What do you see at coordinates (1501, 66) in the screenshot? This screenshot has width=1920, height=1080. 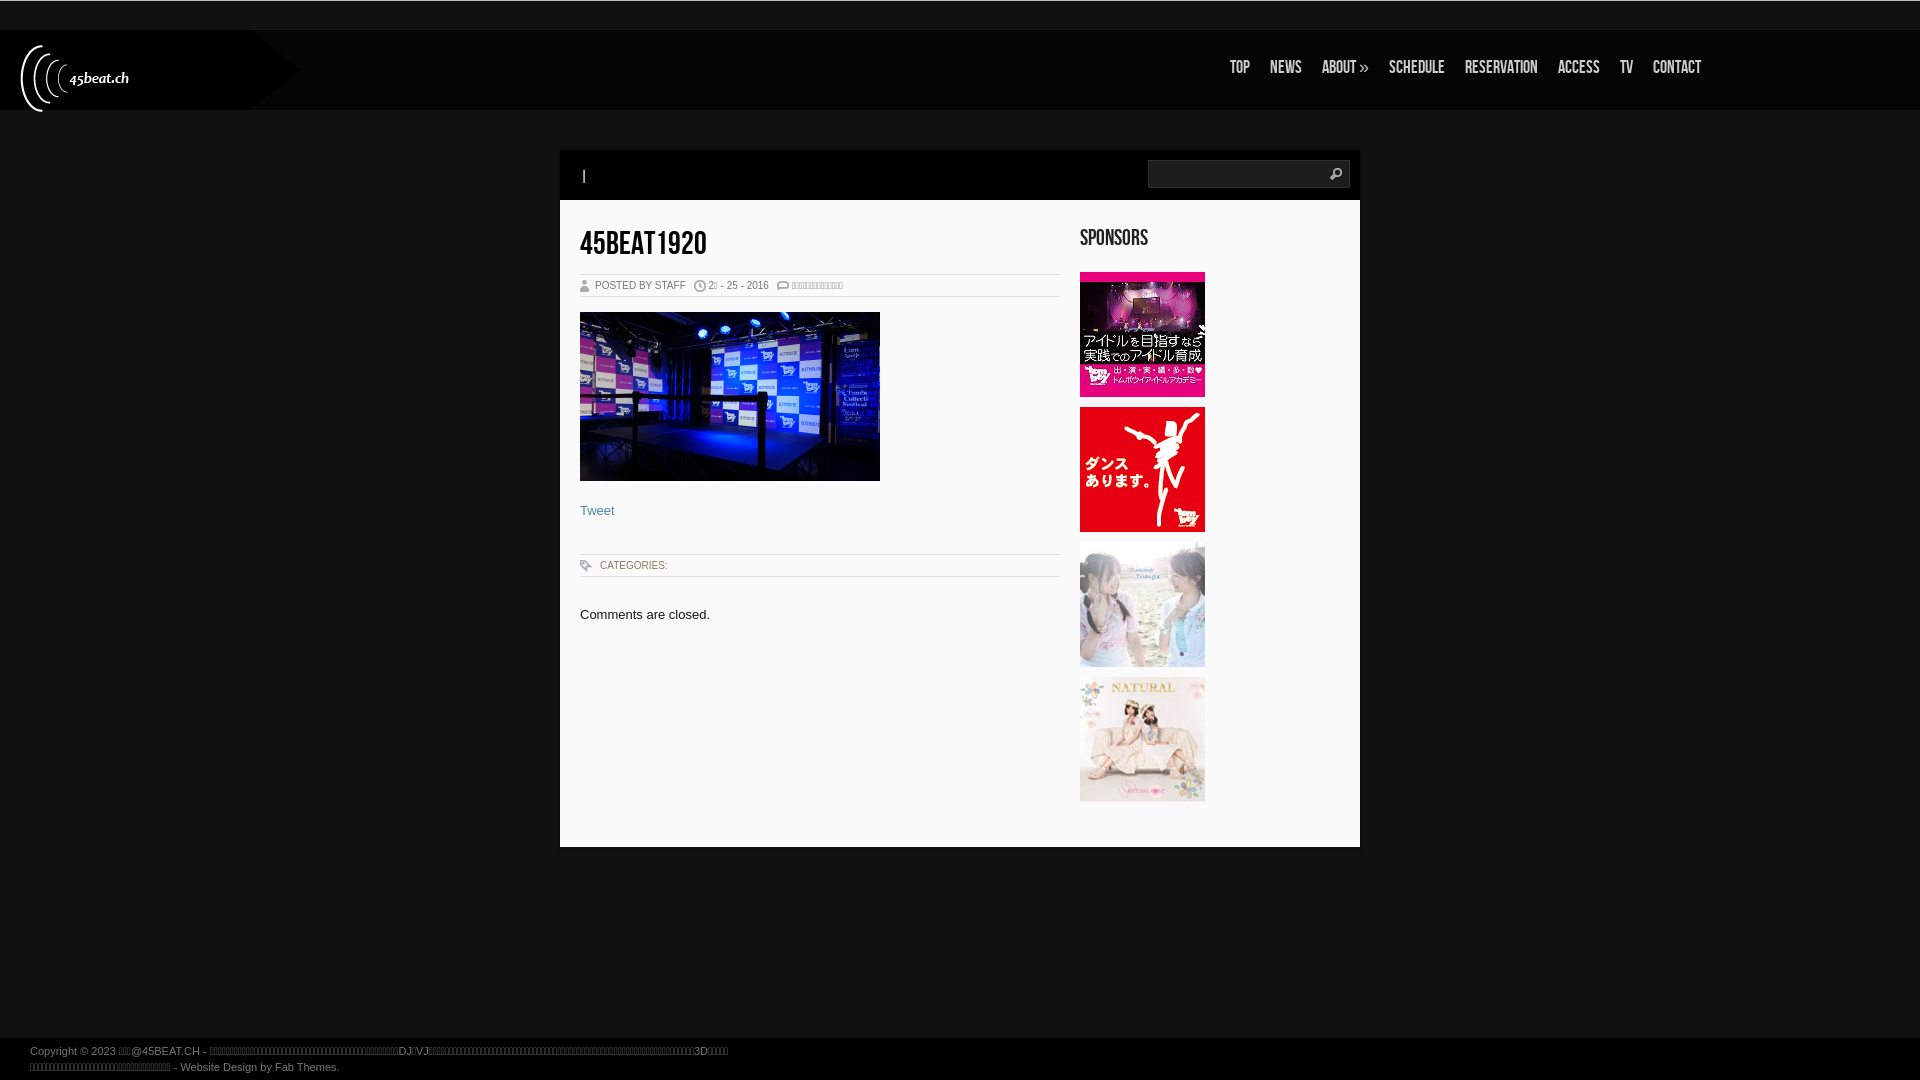 I see `'RESERVATION'` at bounding box center [1501, 66].